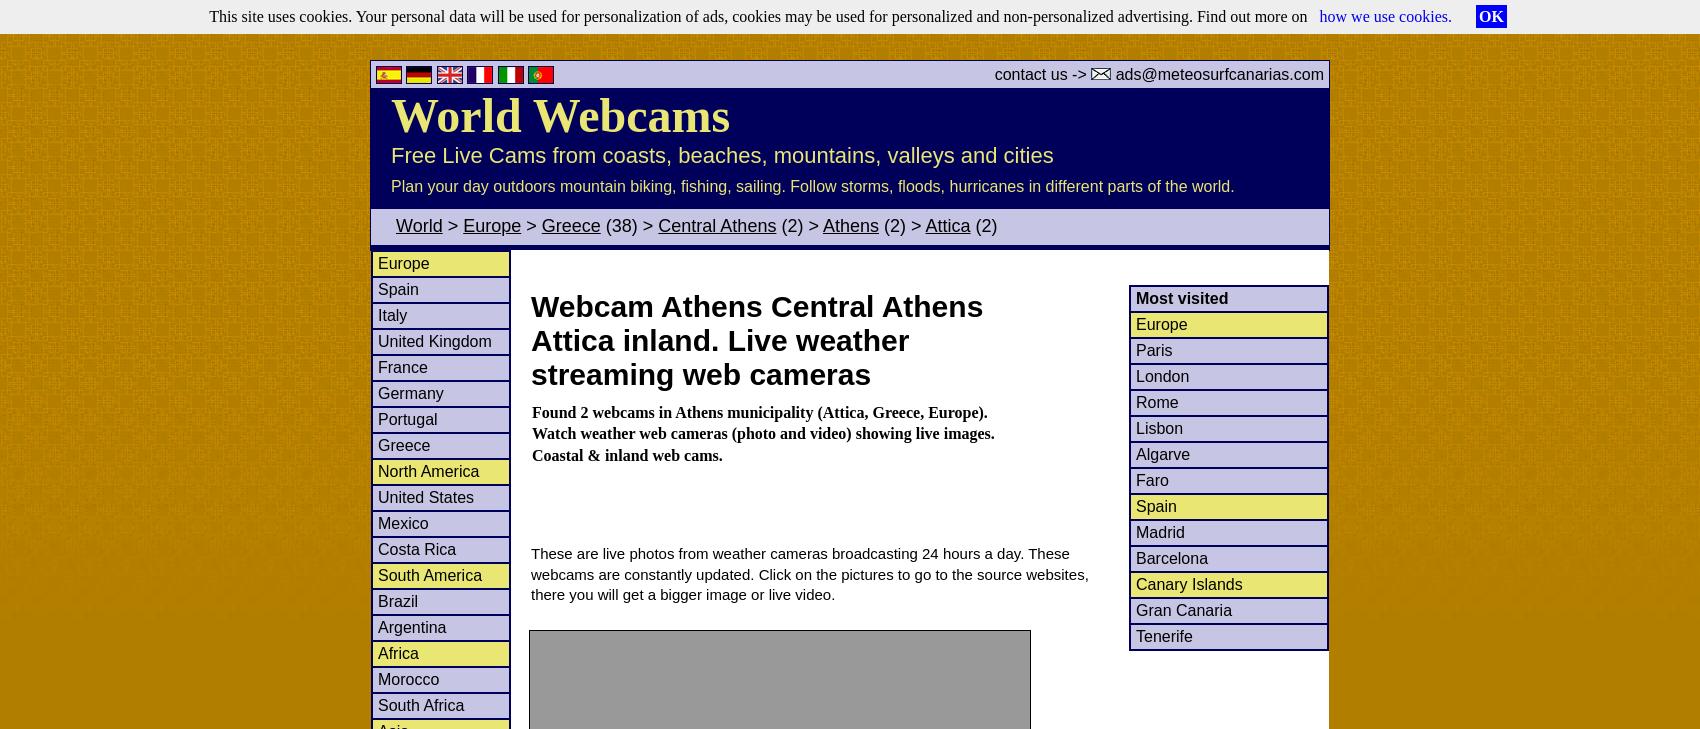  What do you see at coordinates (808, 573) in the screenshot?
I see `'These are live photos from weather cameras broadcasting 24 hours a day. These webcams are constantly updated. Click on the pictures to go to the source websites, there you will get a bigger image or live video.'` at bounding box center [808, 573].